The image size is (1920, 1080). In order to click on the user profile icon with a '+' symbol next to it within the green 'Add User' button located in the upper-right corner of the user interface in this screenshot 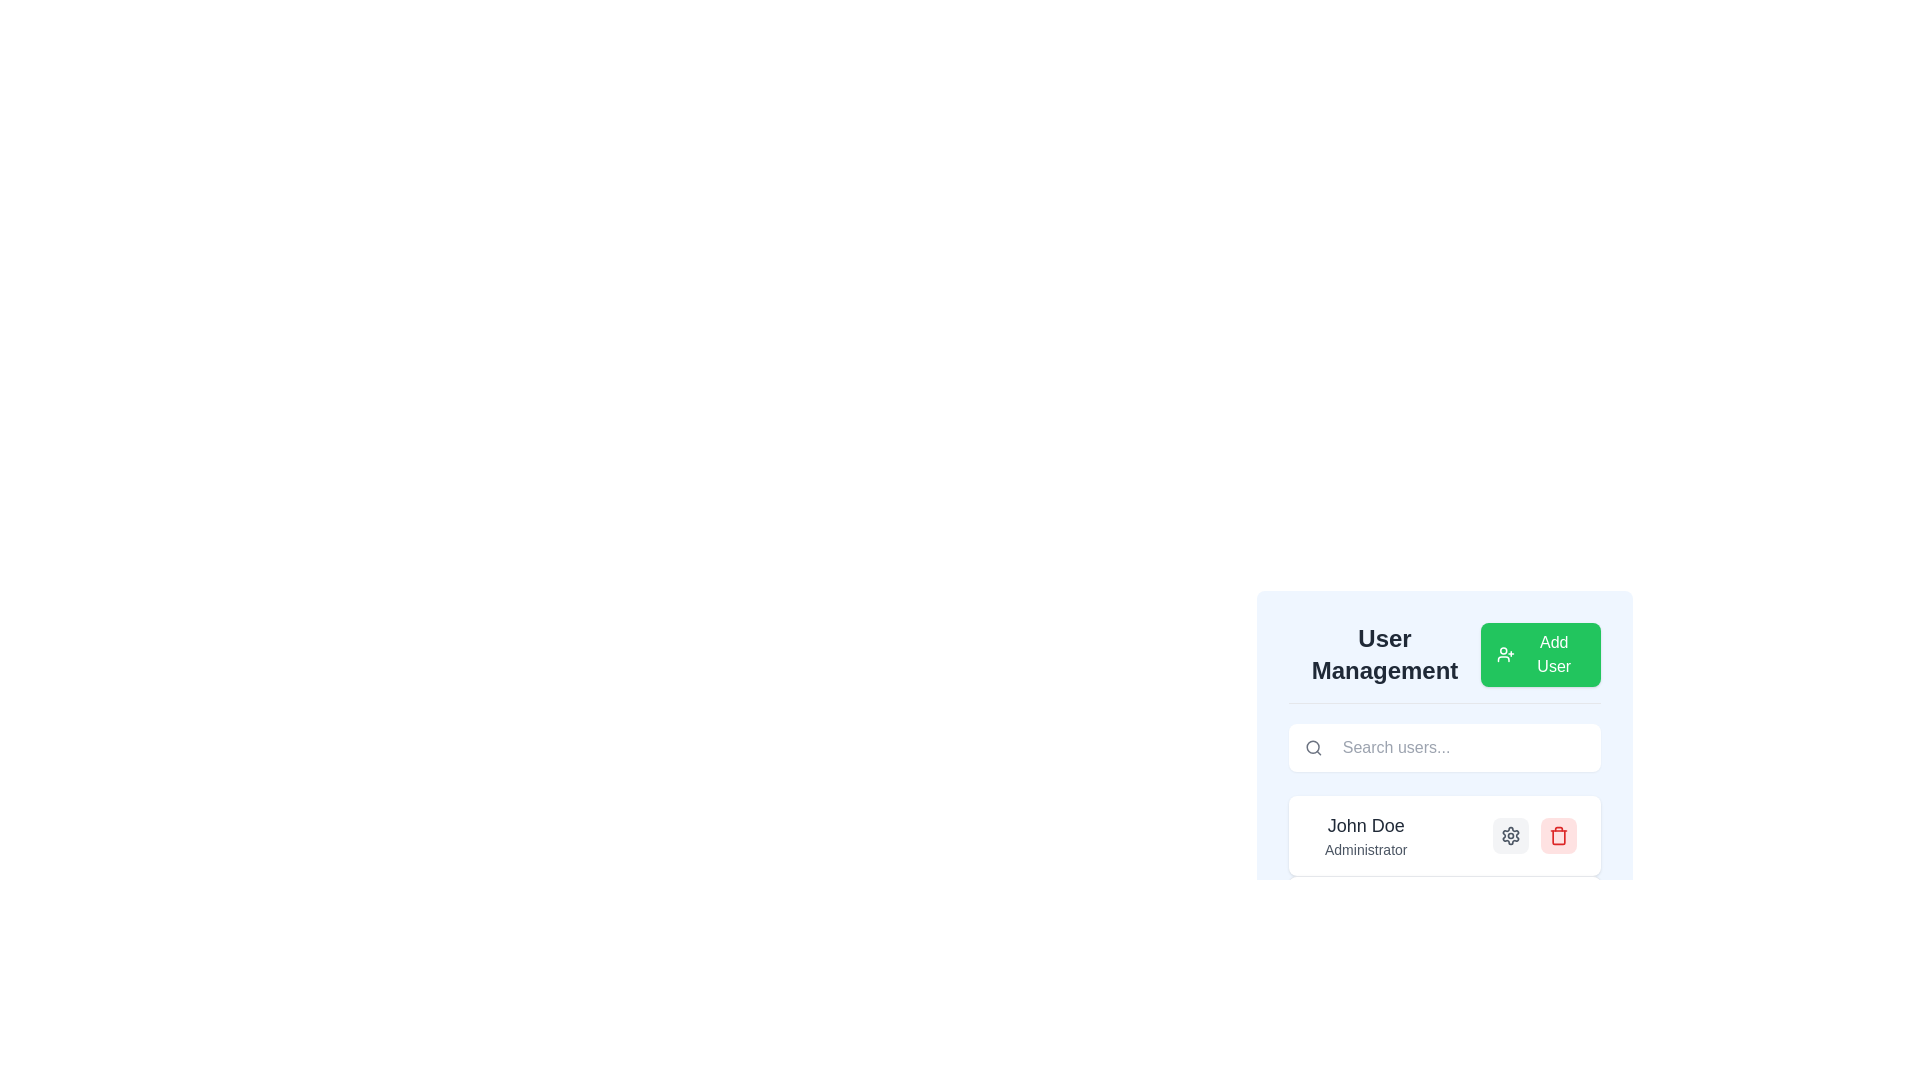, I will do `click(1506, 655)`.